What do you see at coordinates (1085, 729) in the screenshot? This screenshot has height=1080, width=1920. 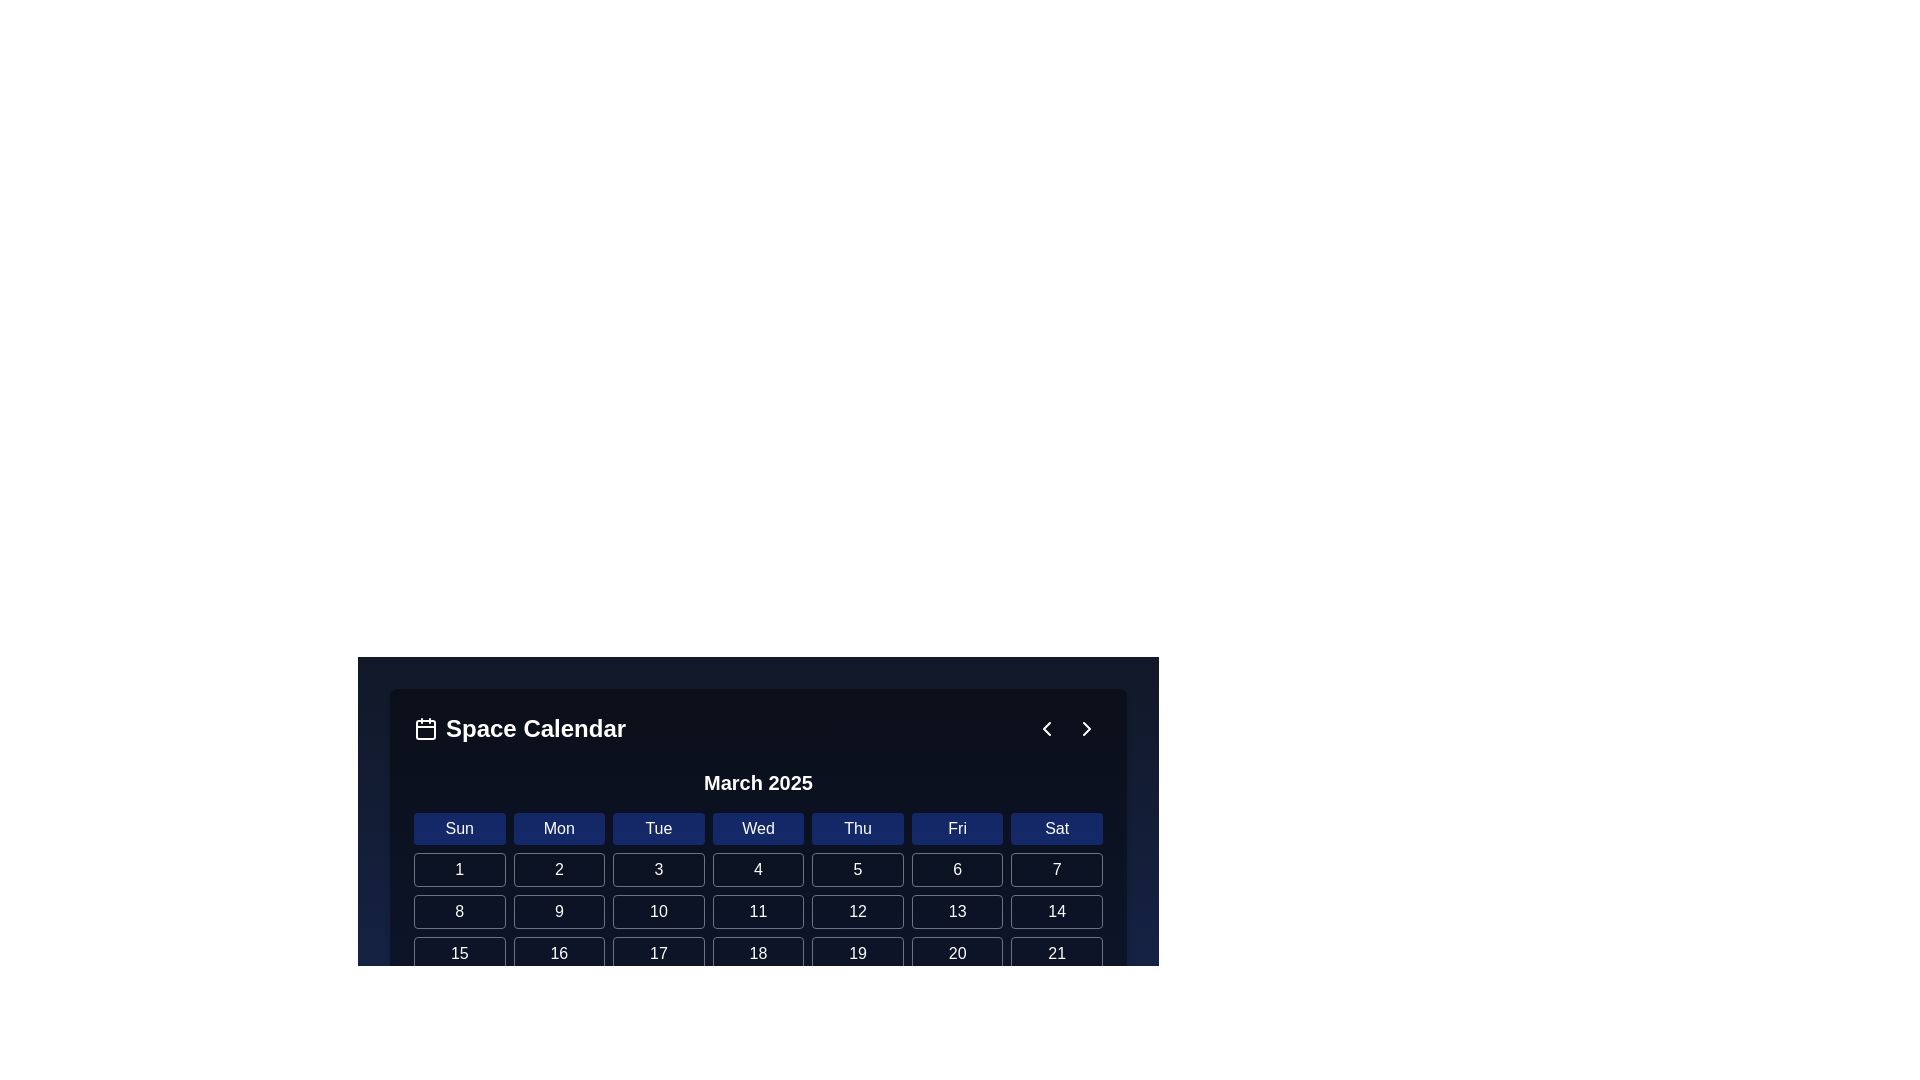 I see `the right-pointing chevron button located in the top-right corner of the calendar interface` at bounding box center [1085, 729].